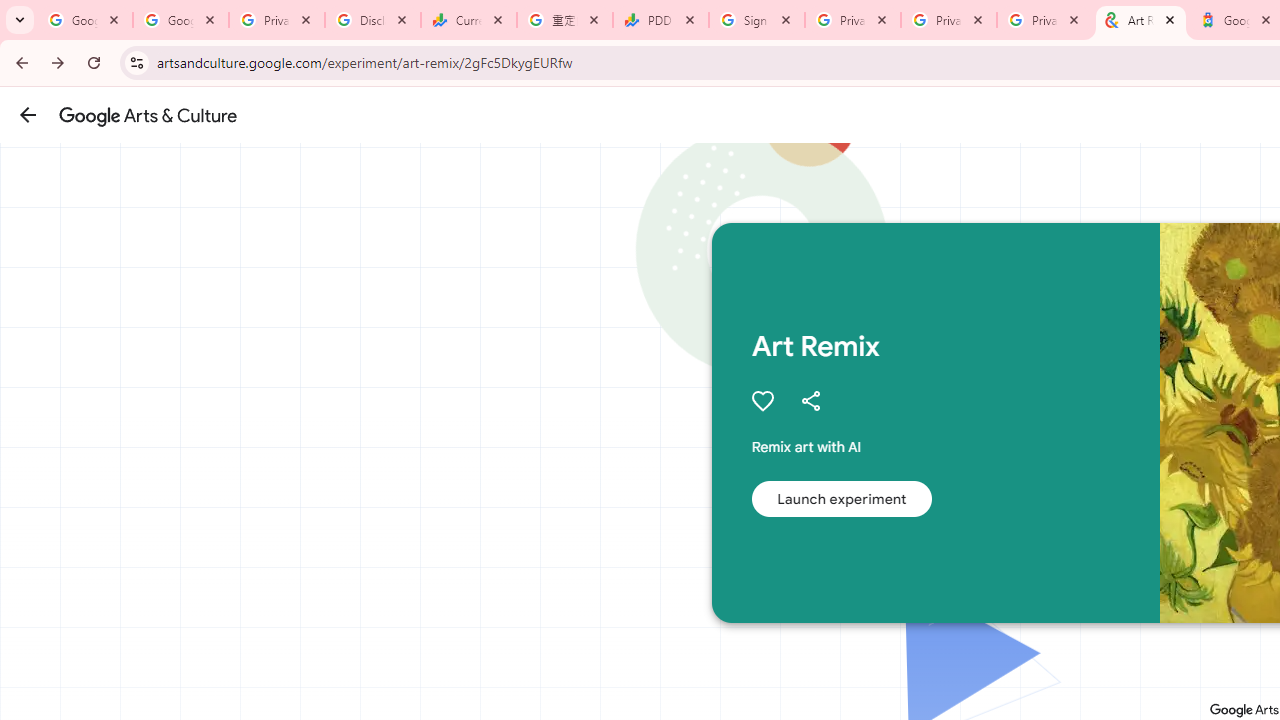 The width and height of the screenshot is (1280, 720). Describe the element at coordinates (761, 401) in the screenshot. I see `'Authenticate to favorite this asset.'` at that location.